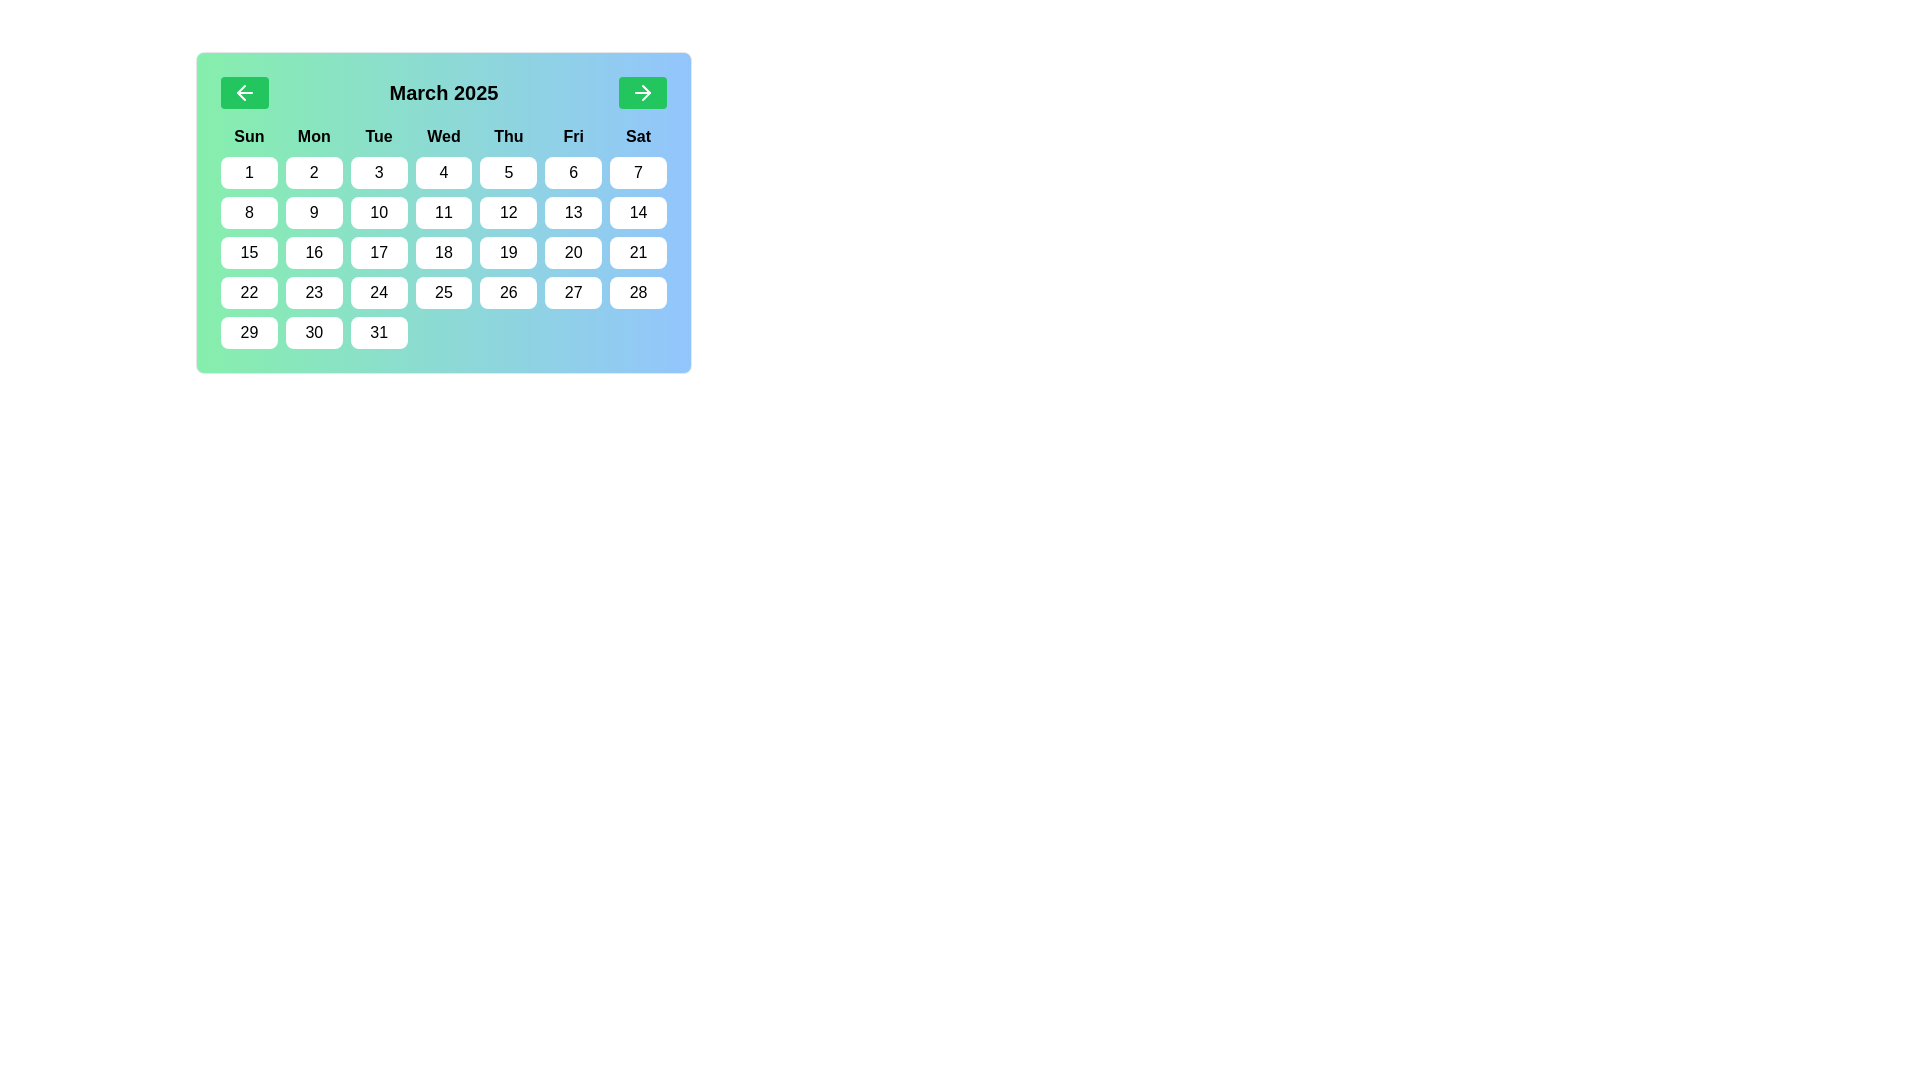 This screenshot has width=1920, height=1080. I want to click on the rectangular button with rounded corners, displaying the number '21' in black, so click(637, 252).